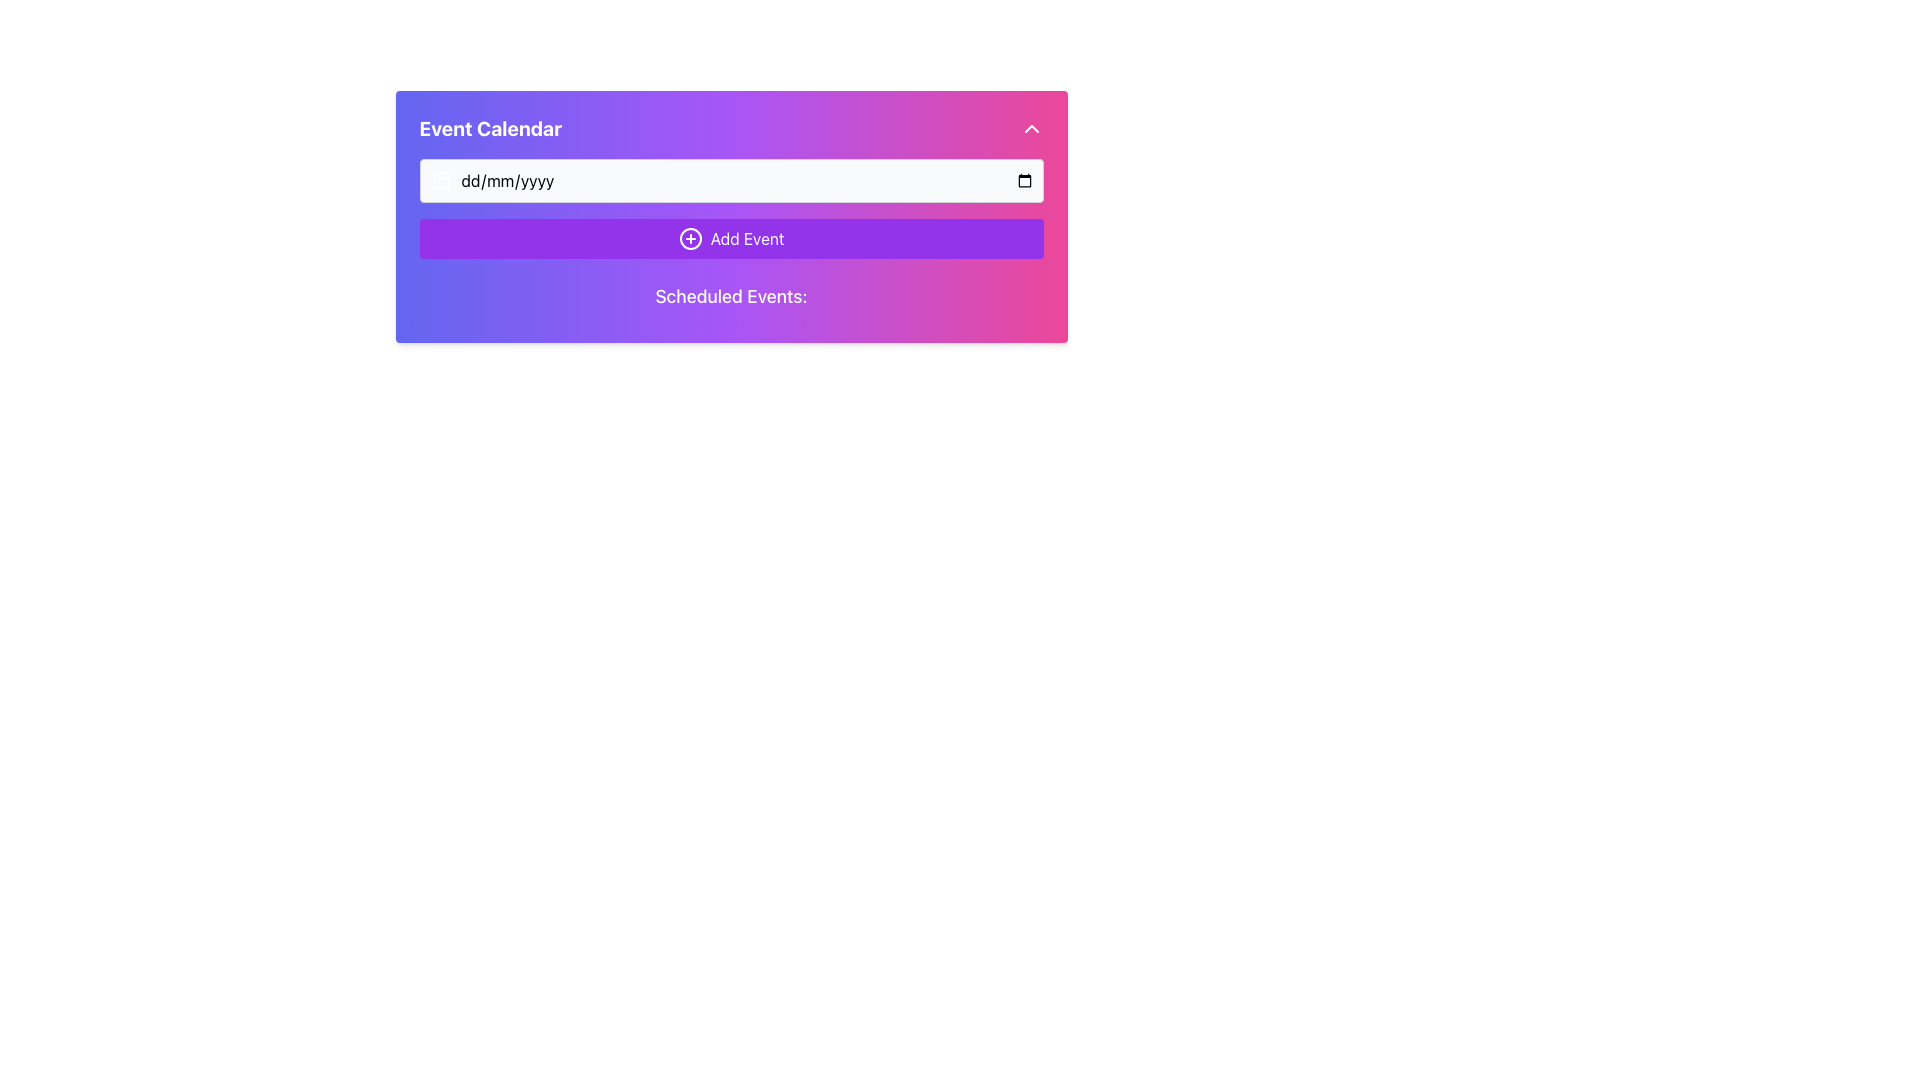 The image size is (1920, 1080). I want to click on the input field for selecting a date, located below the 'Event Calendar' title and above the 'Add Event' button, so click(730, 181).